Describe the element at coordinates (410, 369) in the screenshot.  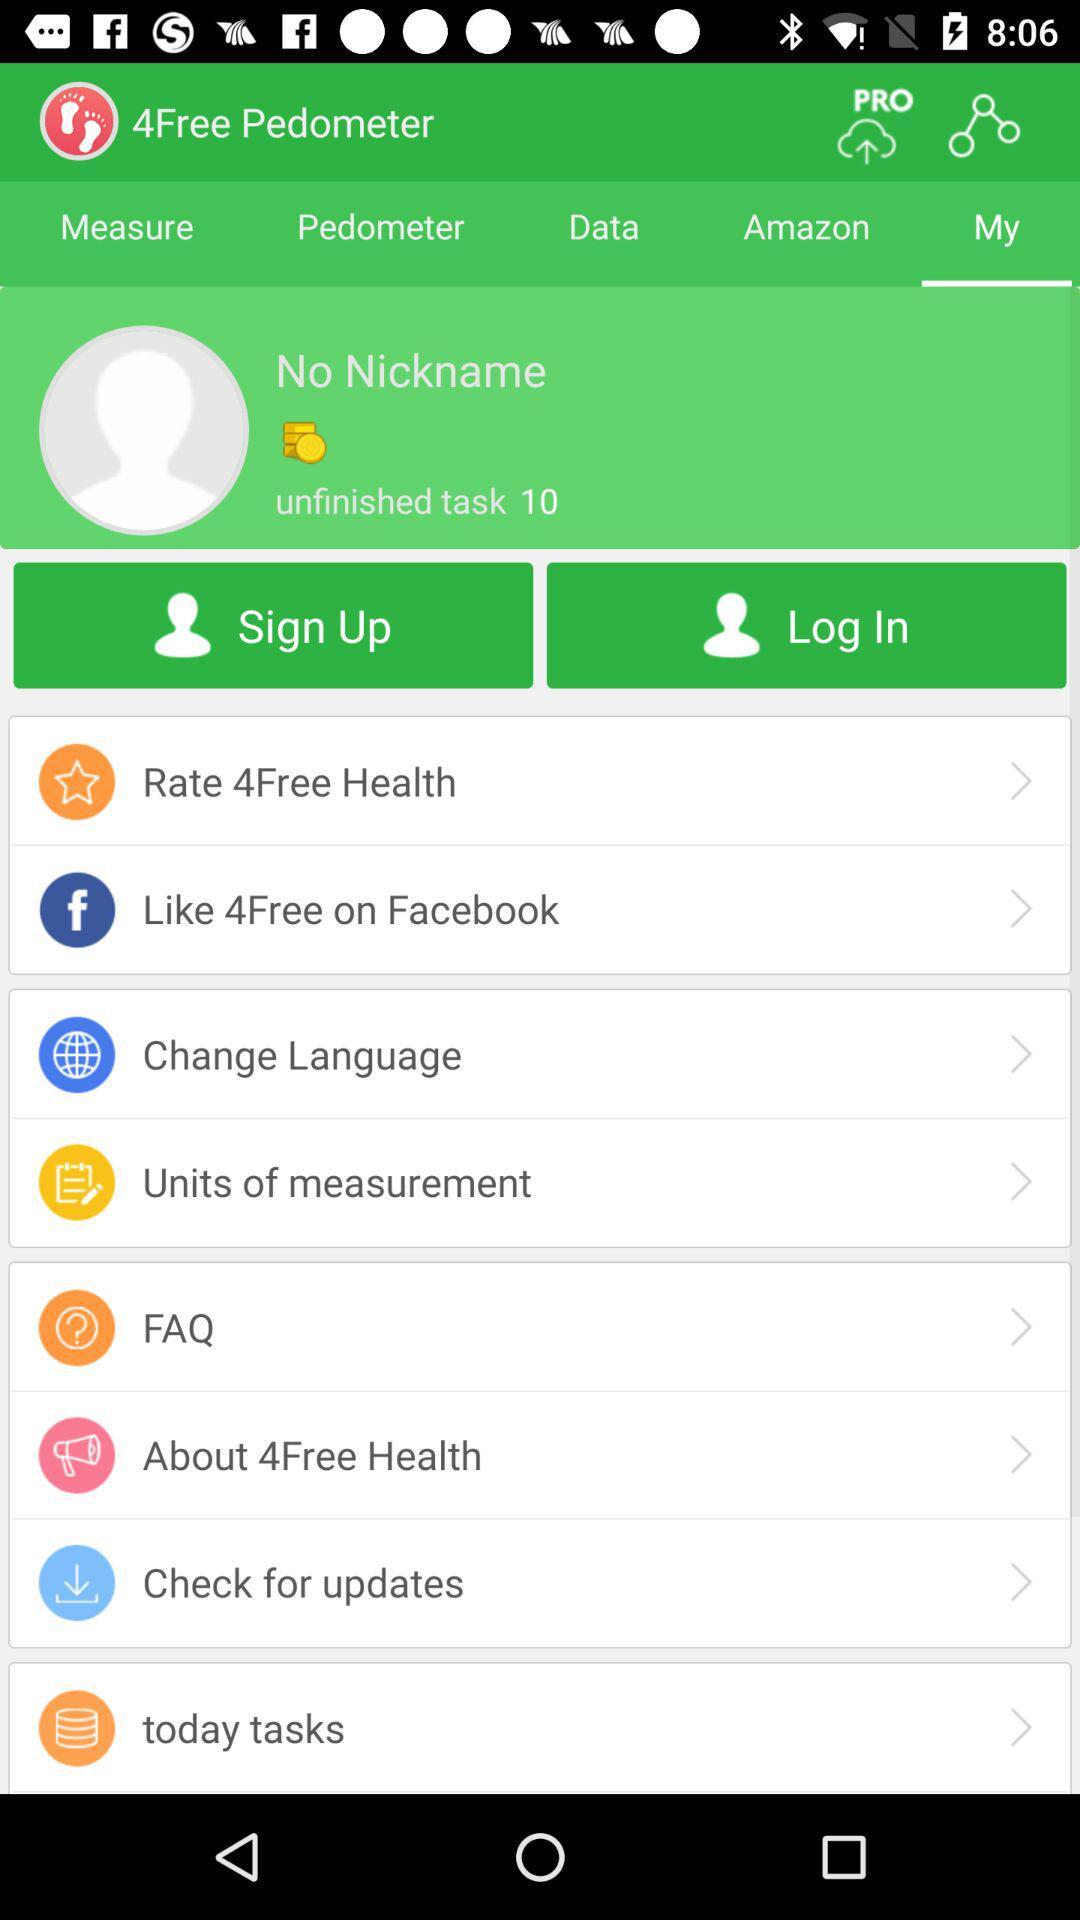
I see `no nickname app` at that location.